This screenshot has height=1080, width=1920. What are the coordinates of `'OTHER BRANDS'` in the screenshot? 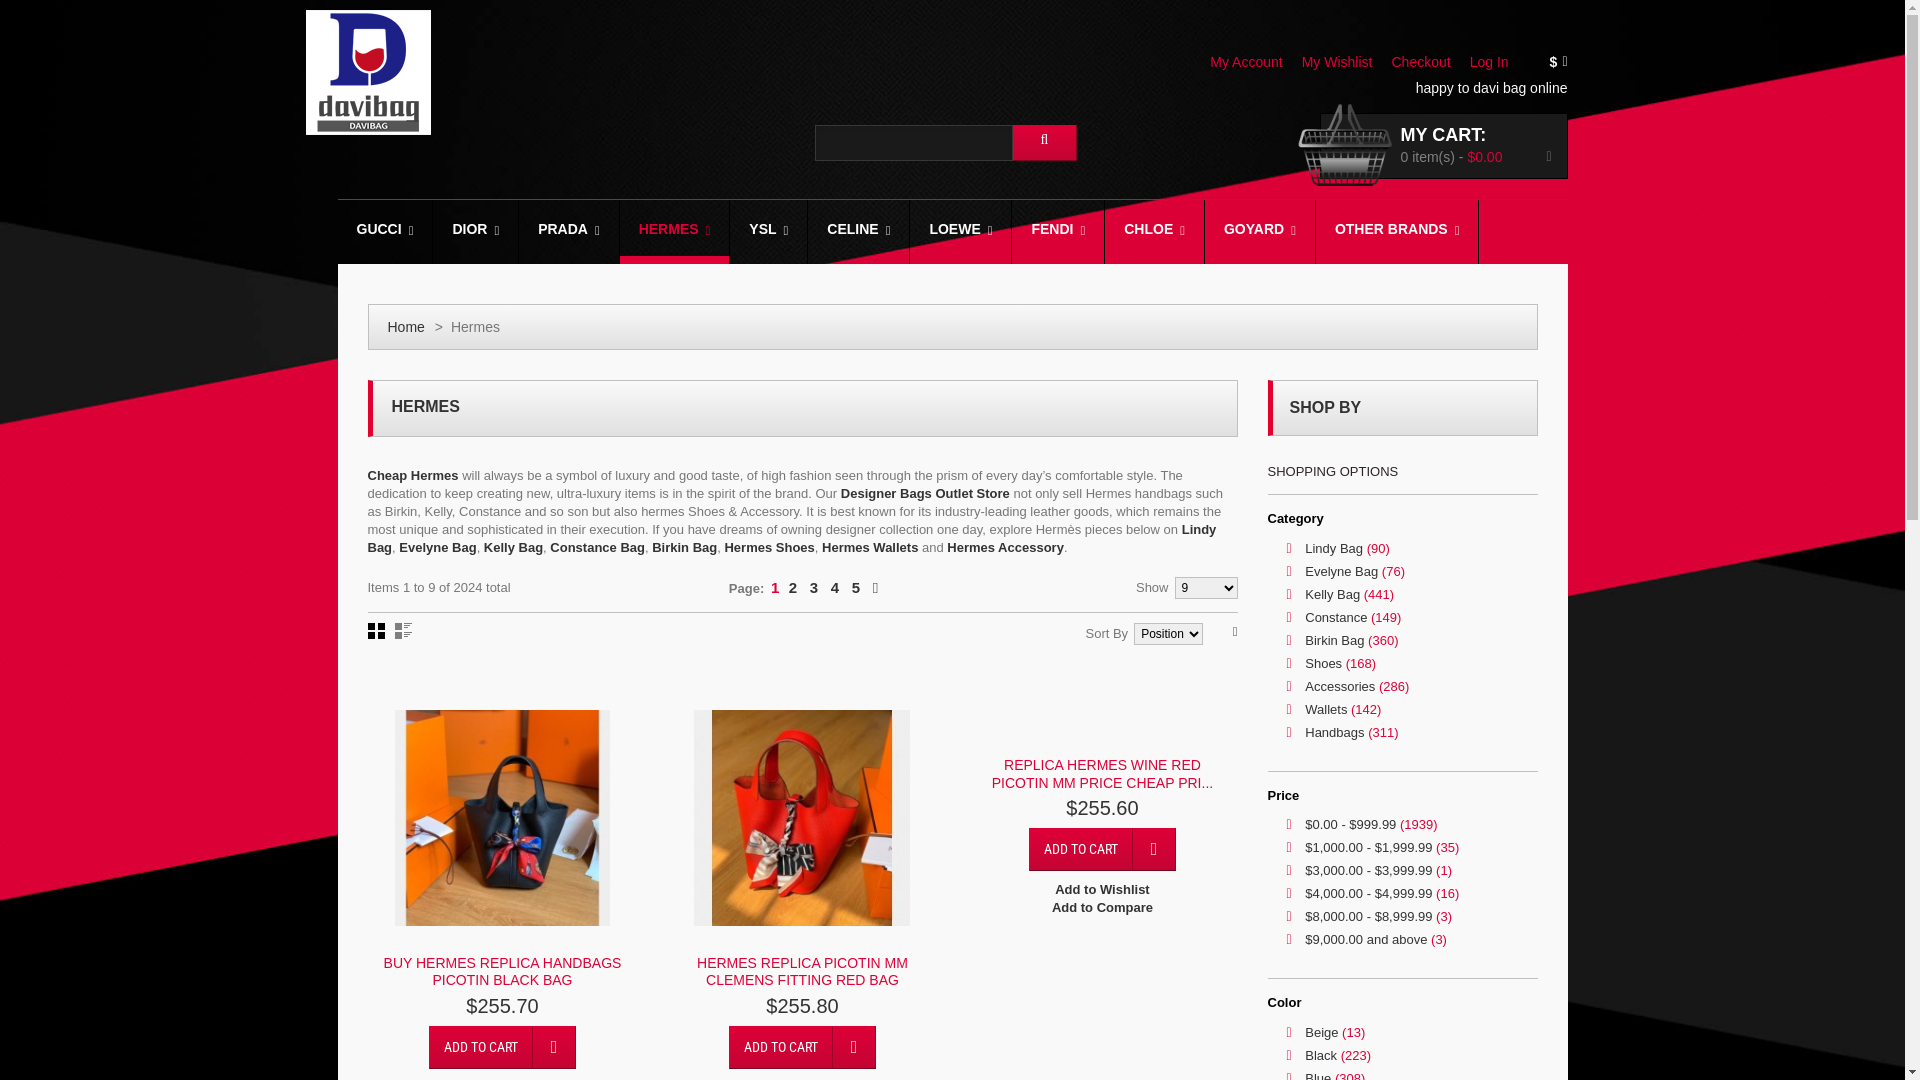 It's located at (1396, 230).